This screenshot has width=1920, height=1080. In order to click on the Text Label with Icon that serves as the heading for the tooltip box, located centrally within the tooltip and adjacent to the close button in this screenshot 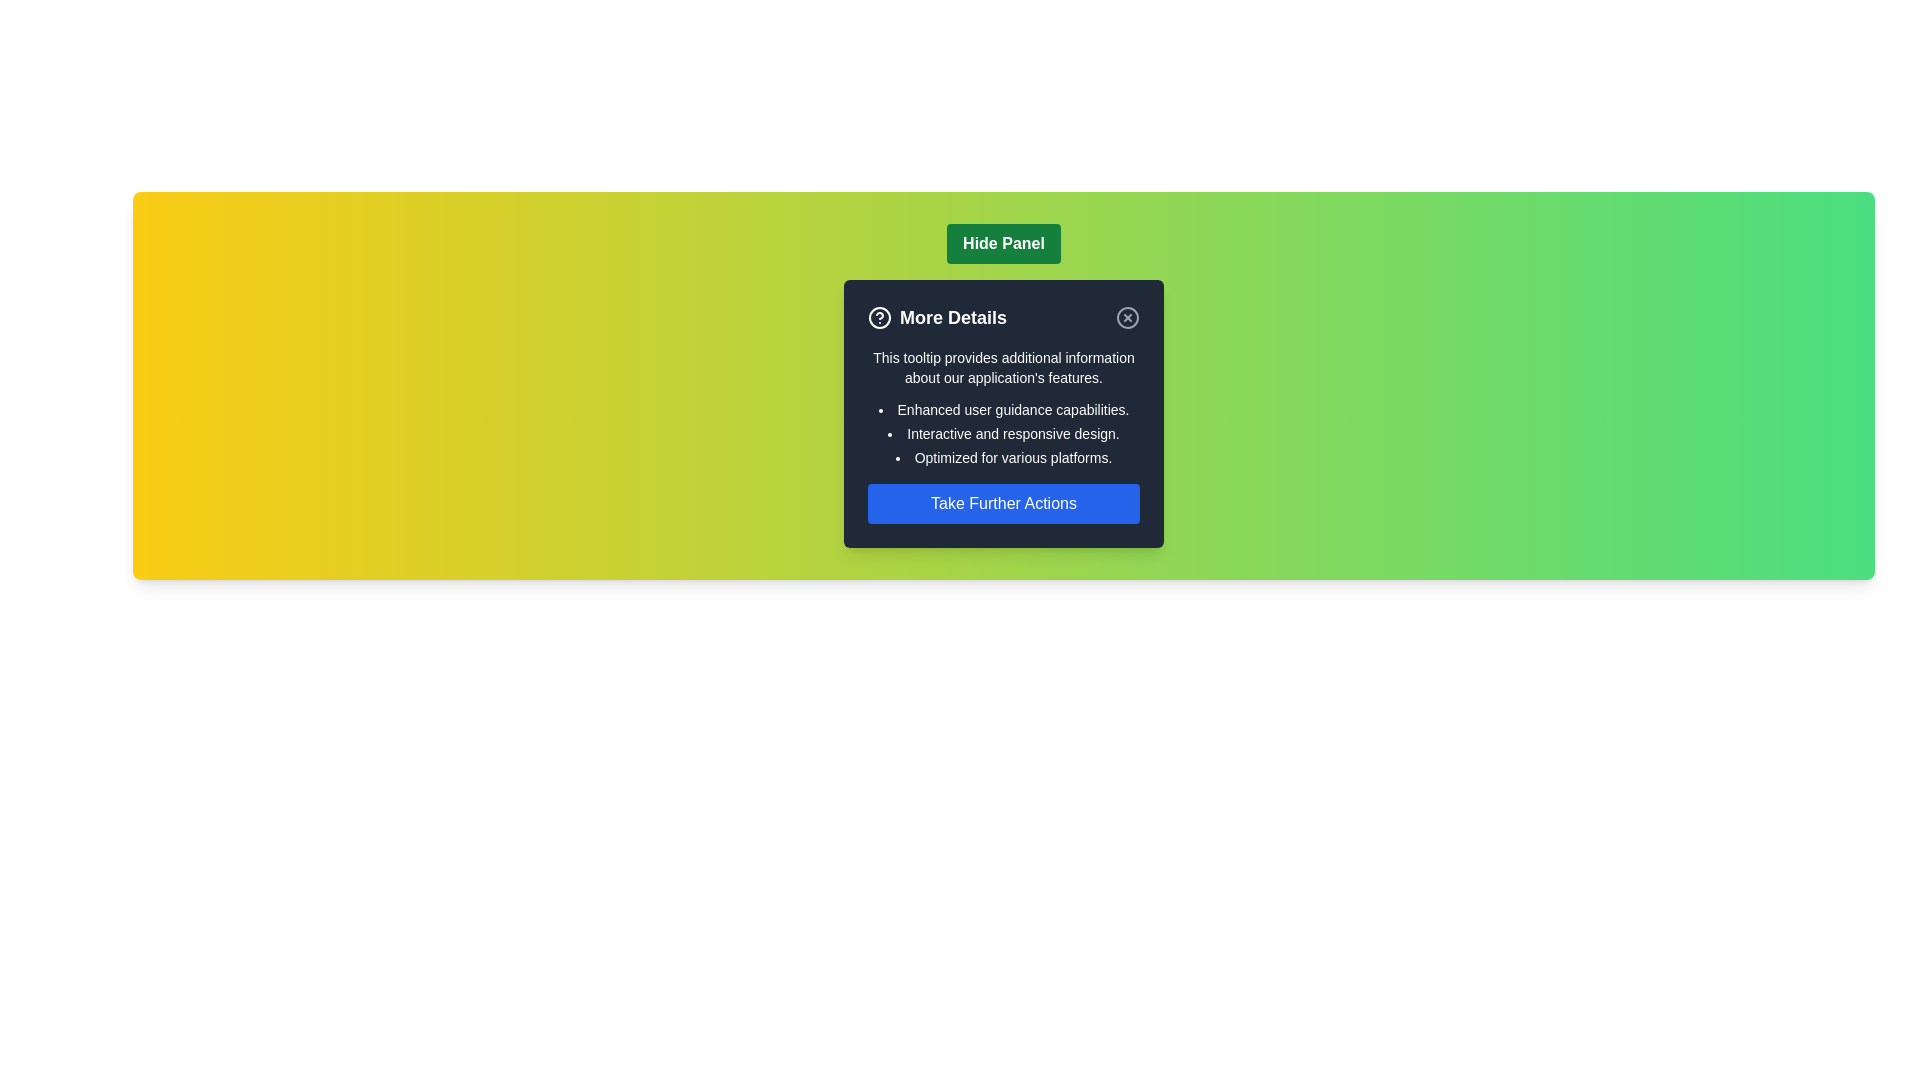, I will do `click(936, 316)`.